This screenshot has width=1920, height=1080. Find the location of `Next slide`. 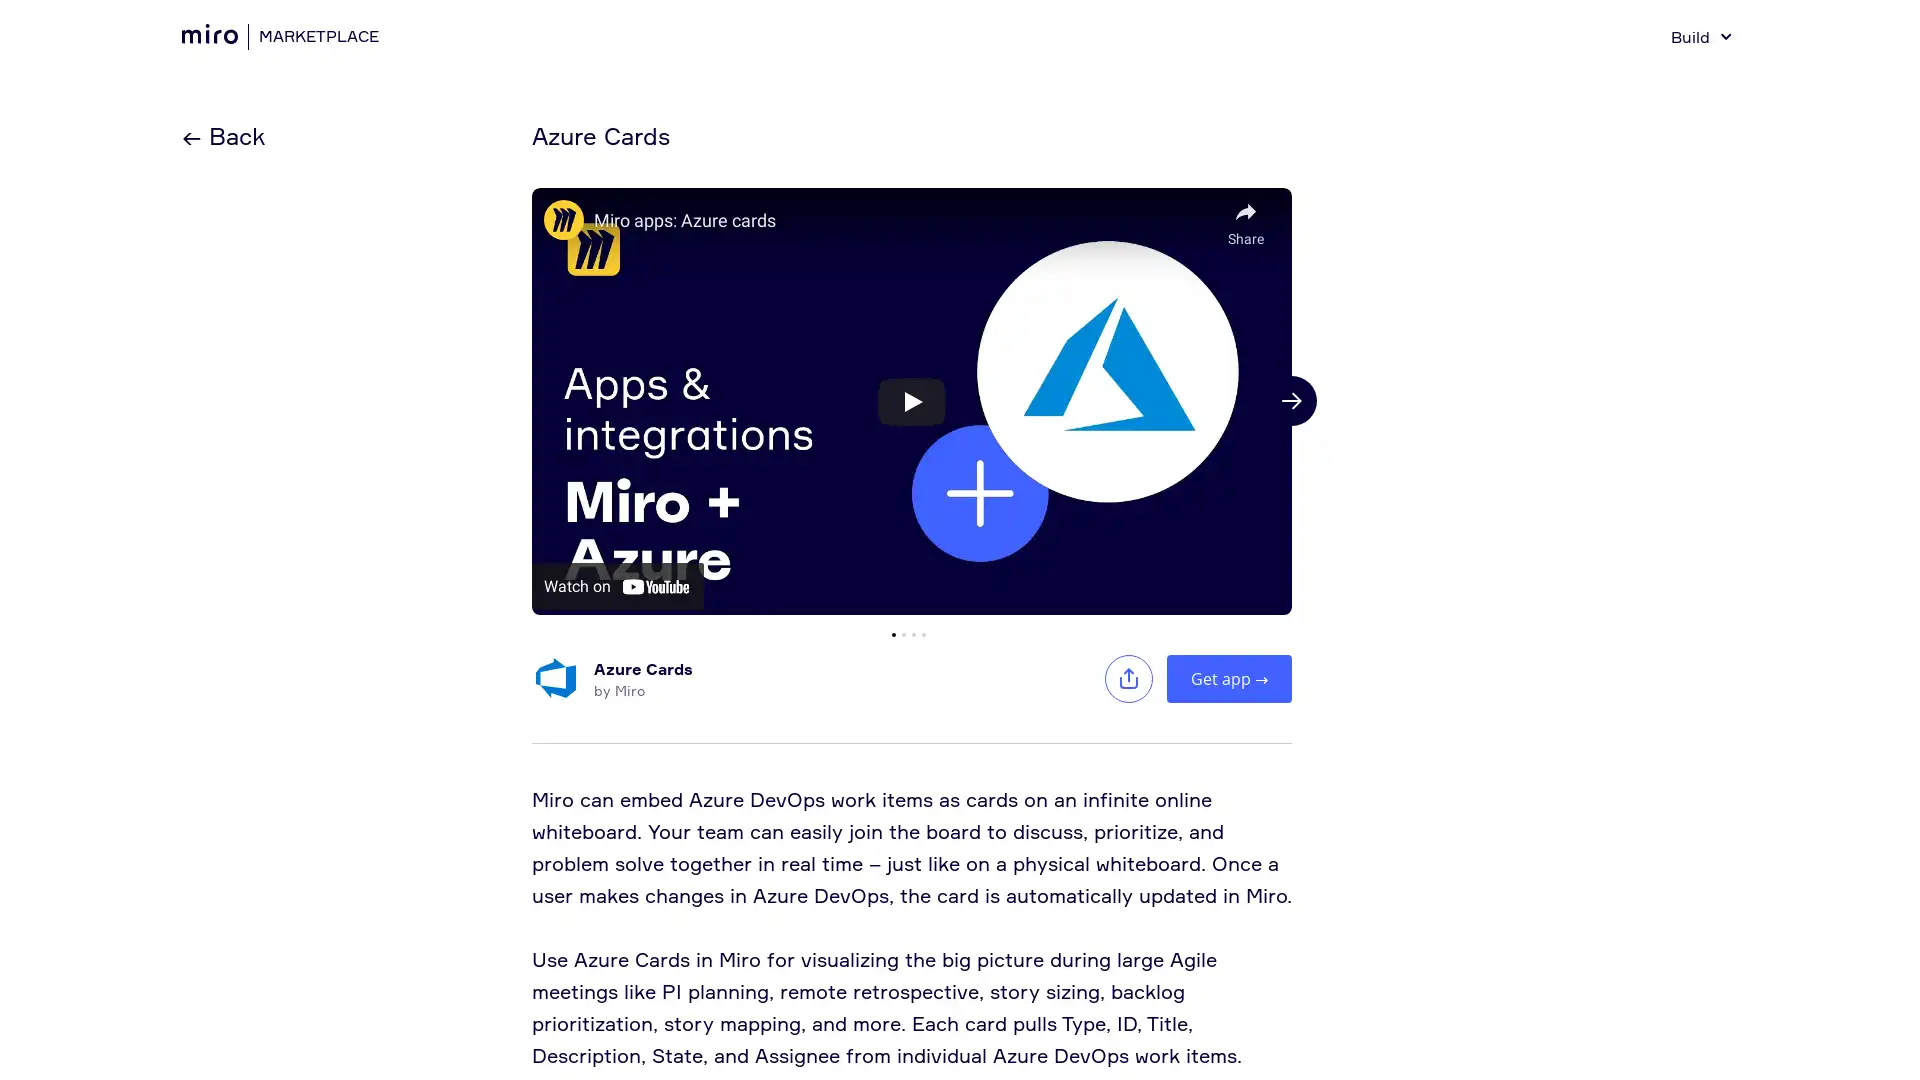

Next slide is located at coordinates (1291, 401).